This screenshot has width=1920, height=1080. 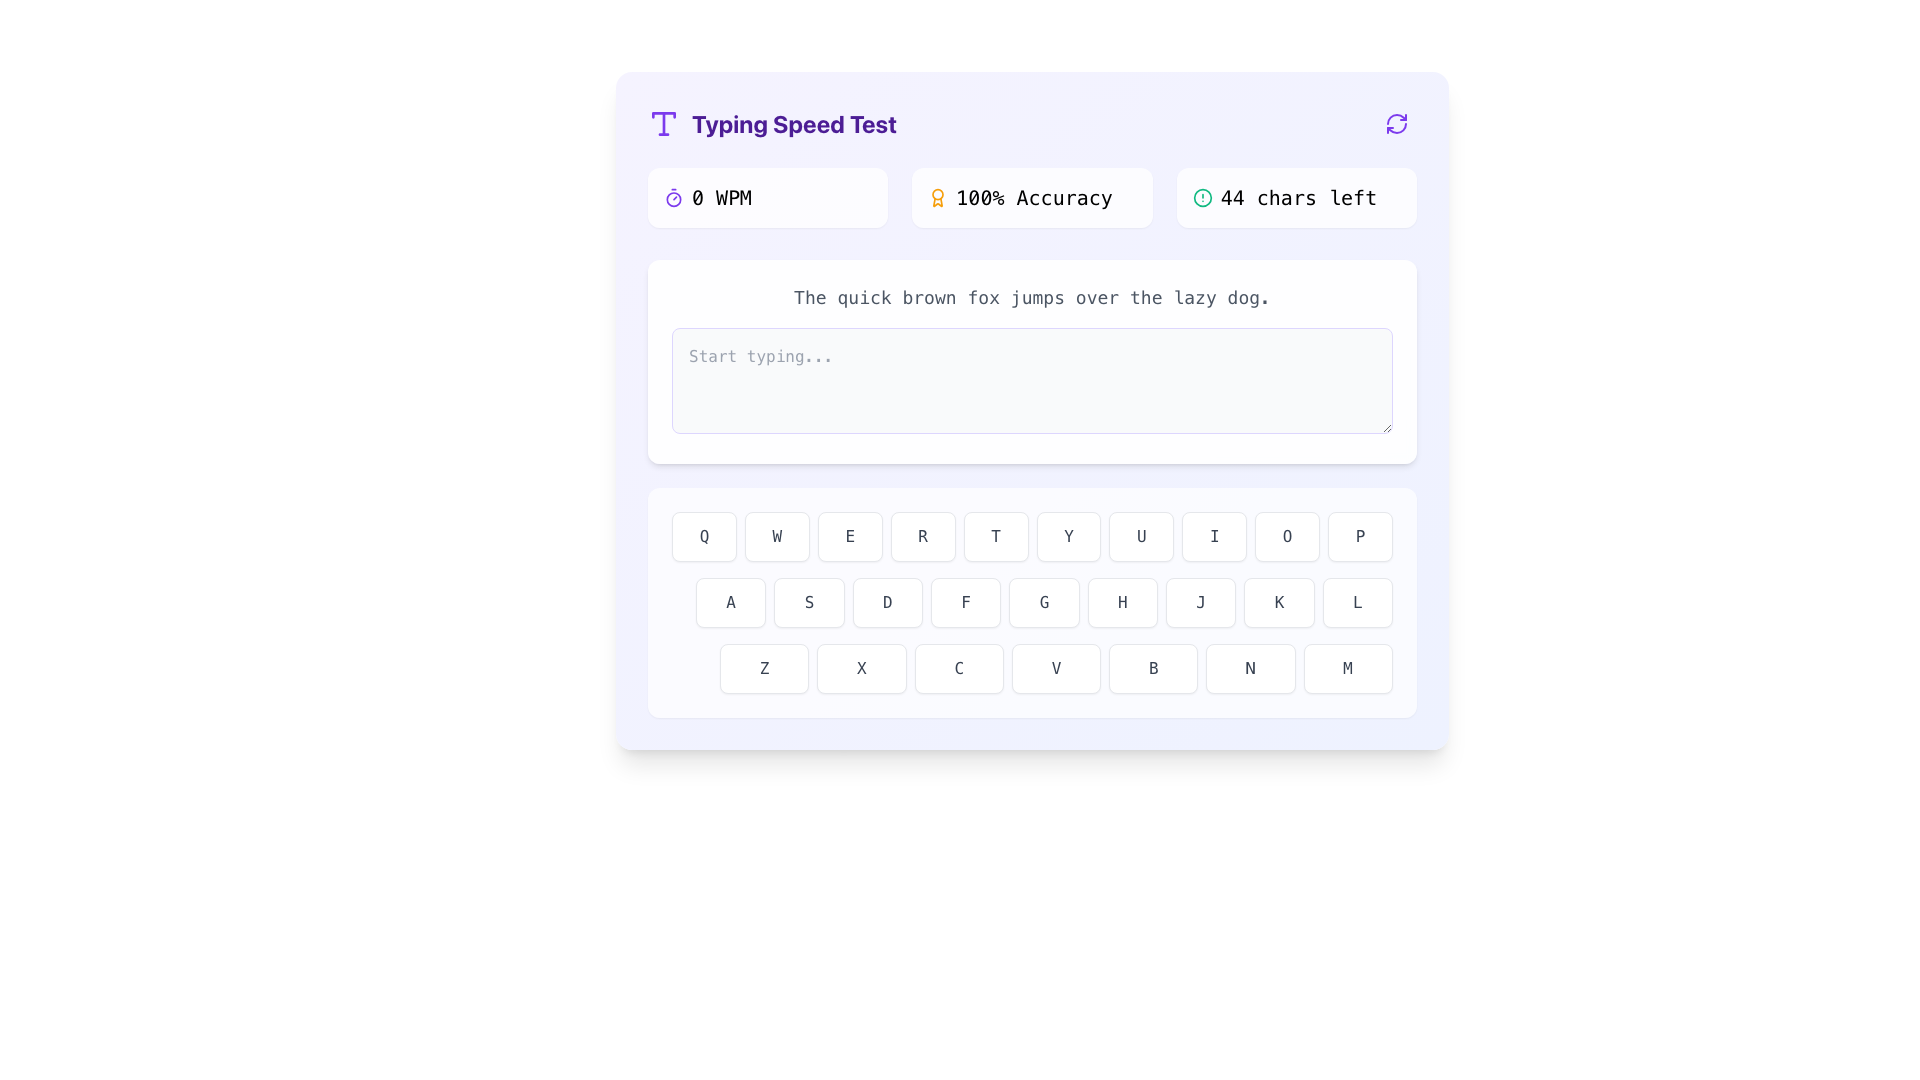 What do you see at coordinates (958, 668) in the screenshot?
I see `the virtual keyboard key for character 'C', located between the 'X' and 'V' keys in the grid layout of the keyboard interface` at bounding box center [958, 668].